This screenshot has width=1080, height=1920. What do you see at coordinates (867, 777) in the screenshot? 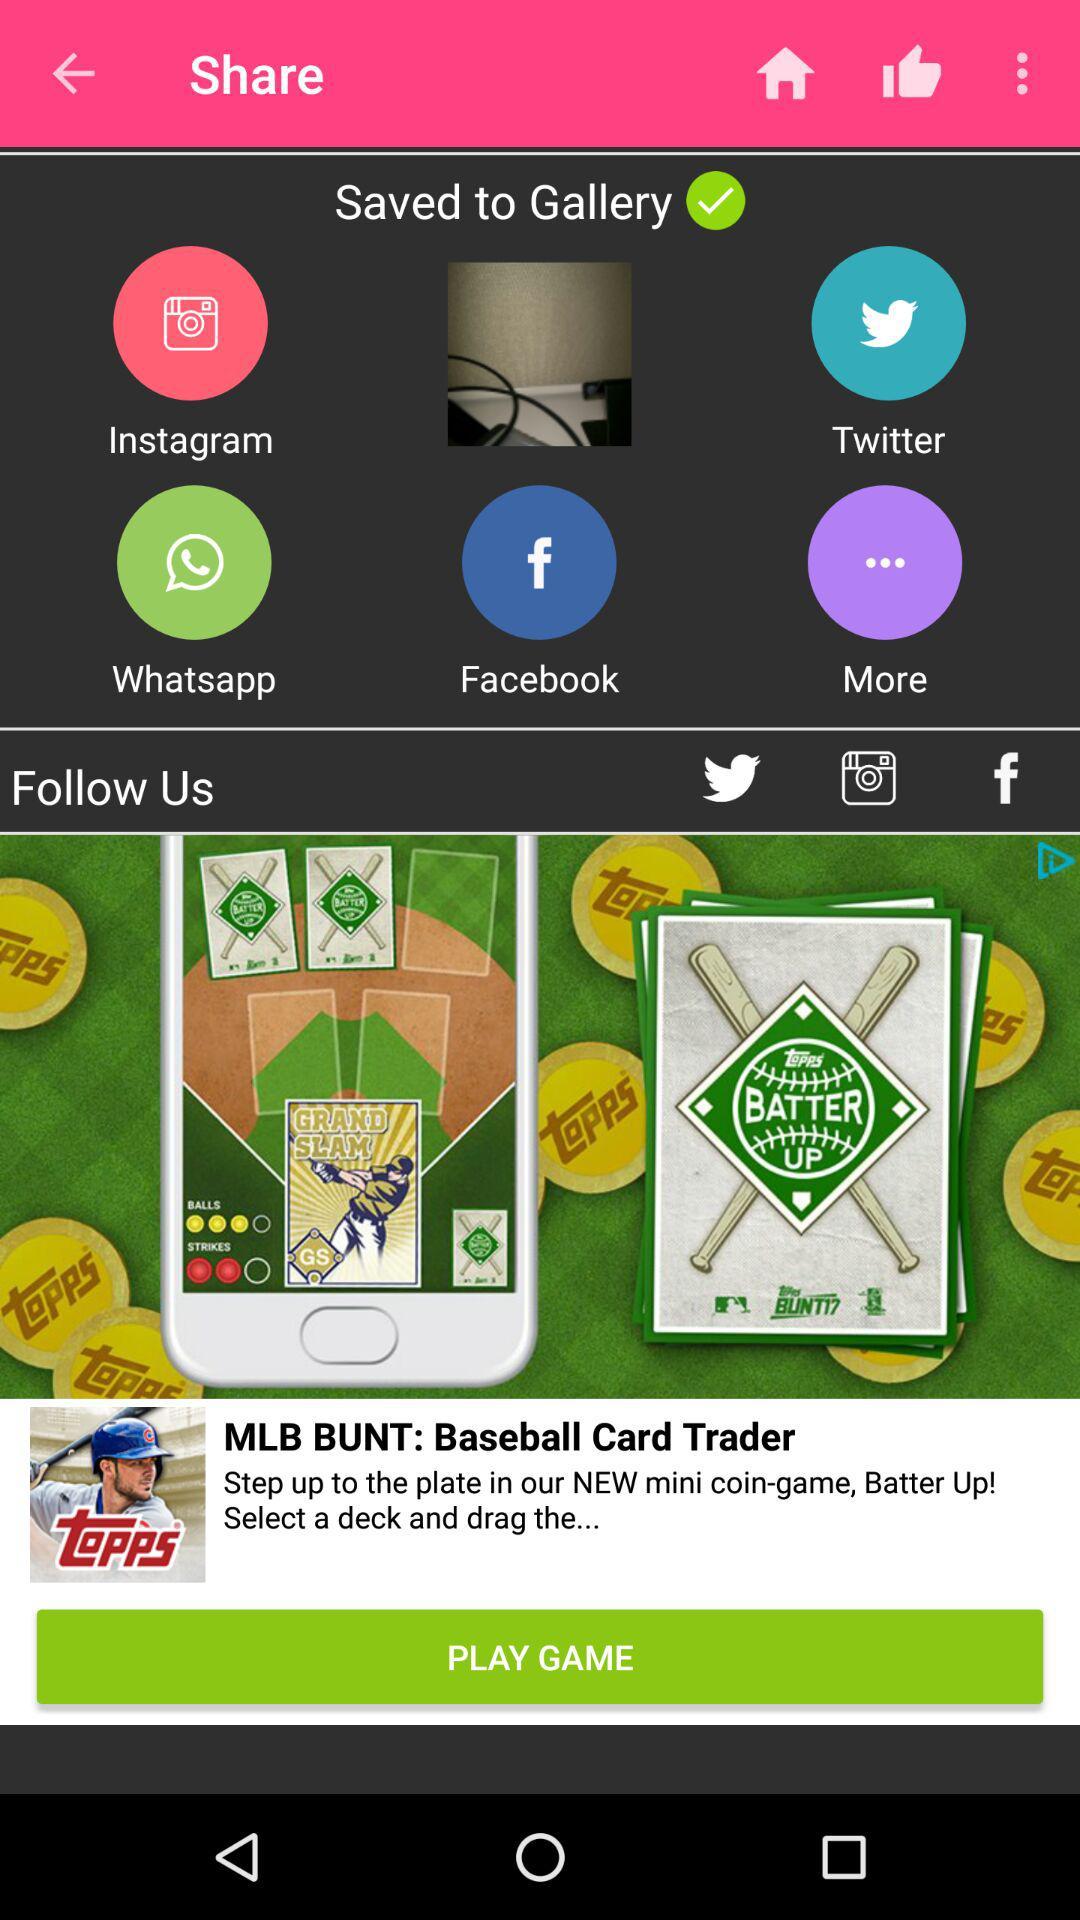
I see `follow on instagram` at bounding box center [867, 777].